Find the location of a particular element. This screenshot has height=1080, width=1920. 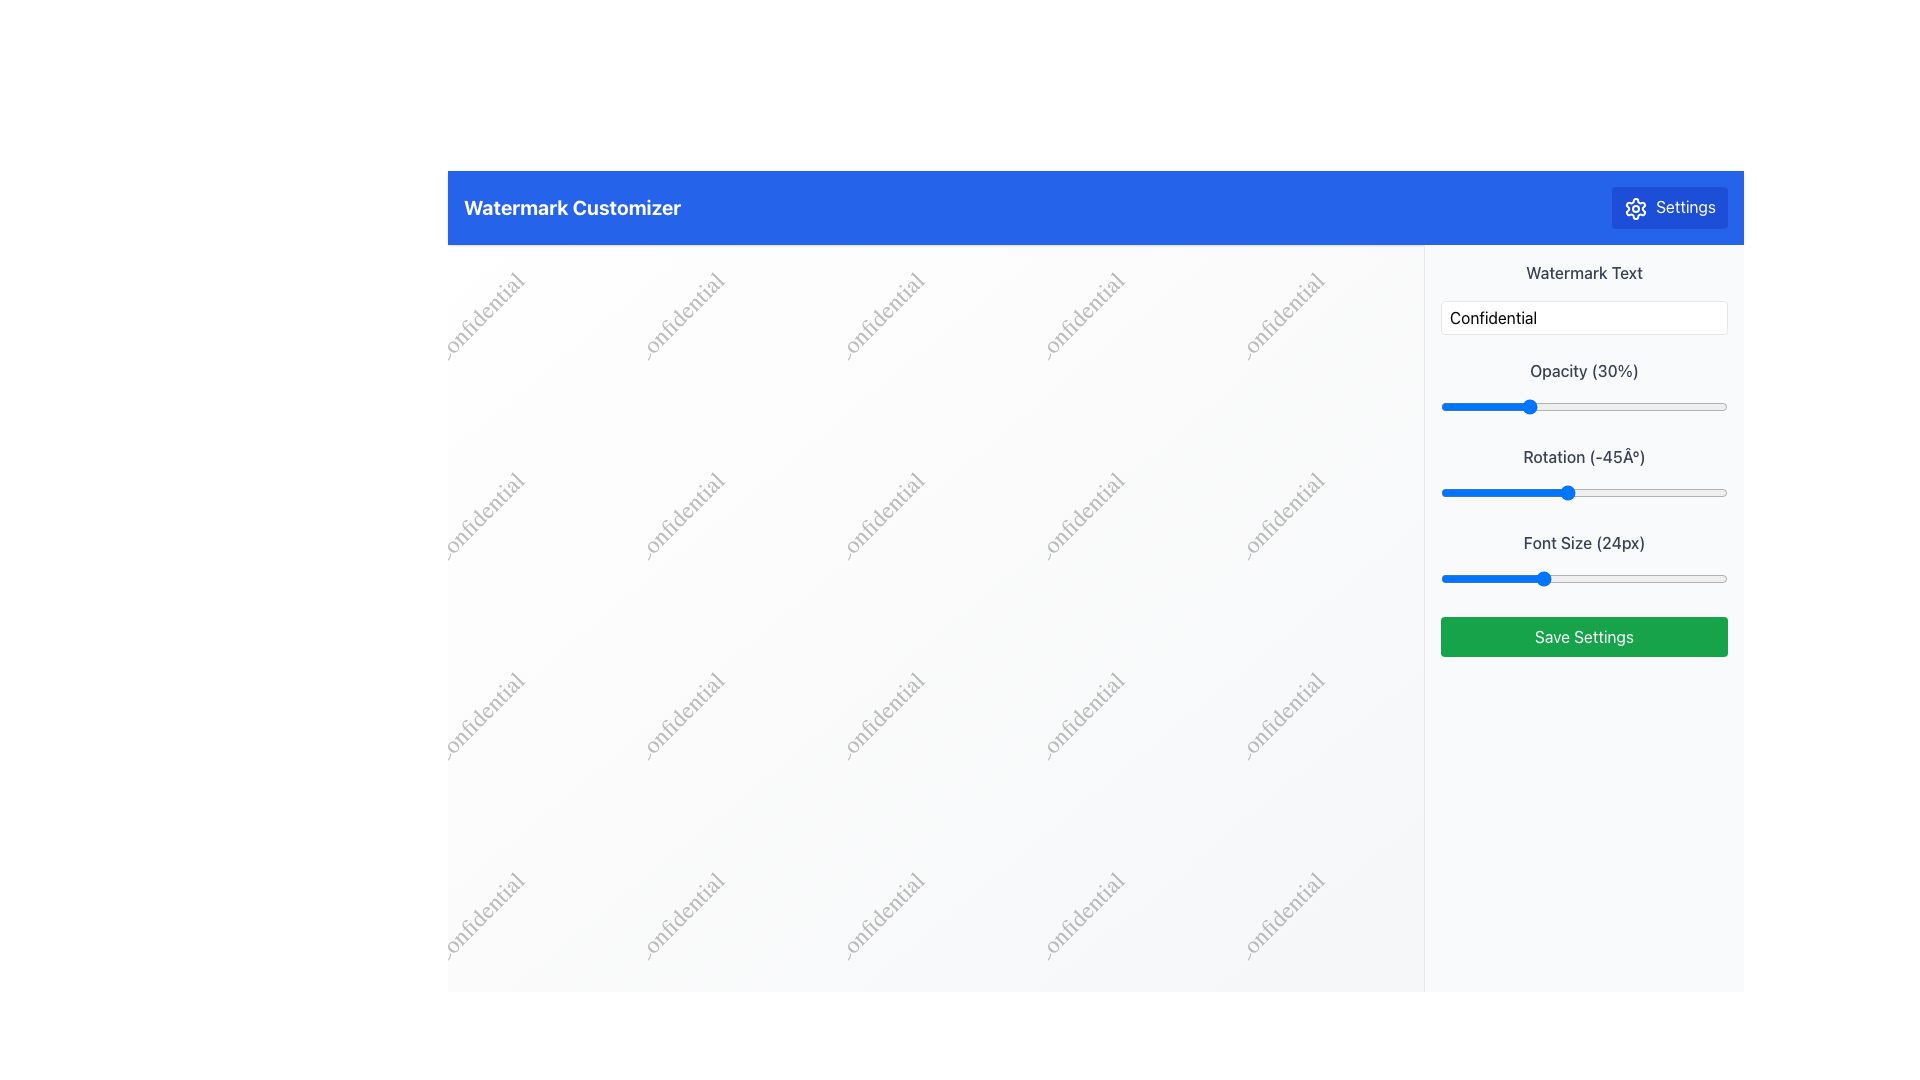

the font size is located at coordinates (1455, 578).